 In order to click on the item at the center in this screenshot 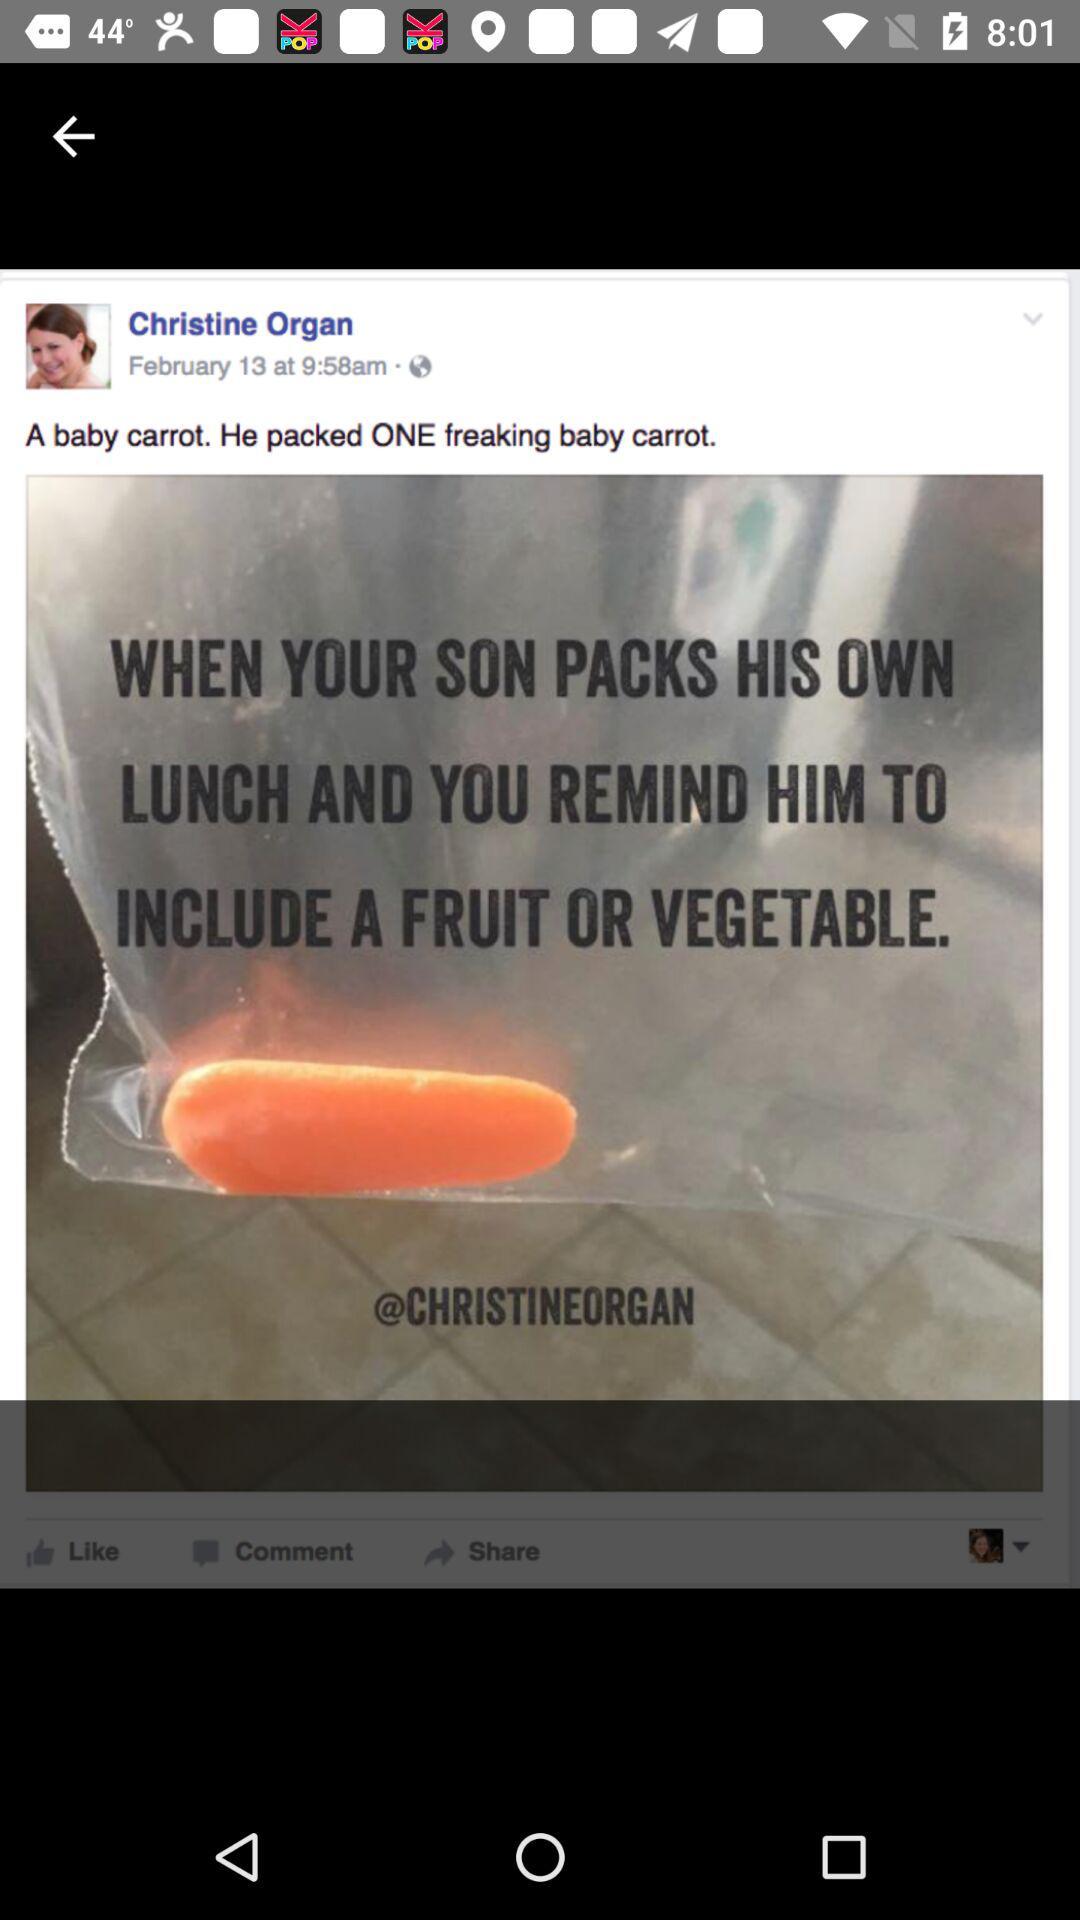, I will do `click(540, 927)`.